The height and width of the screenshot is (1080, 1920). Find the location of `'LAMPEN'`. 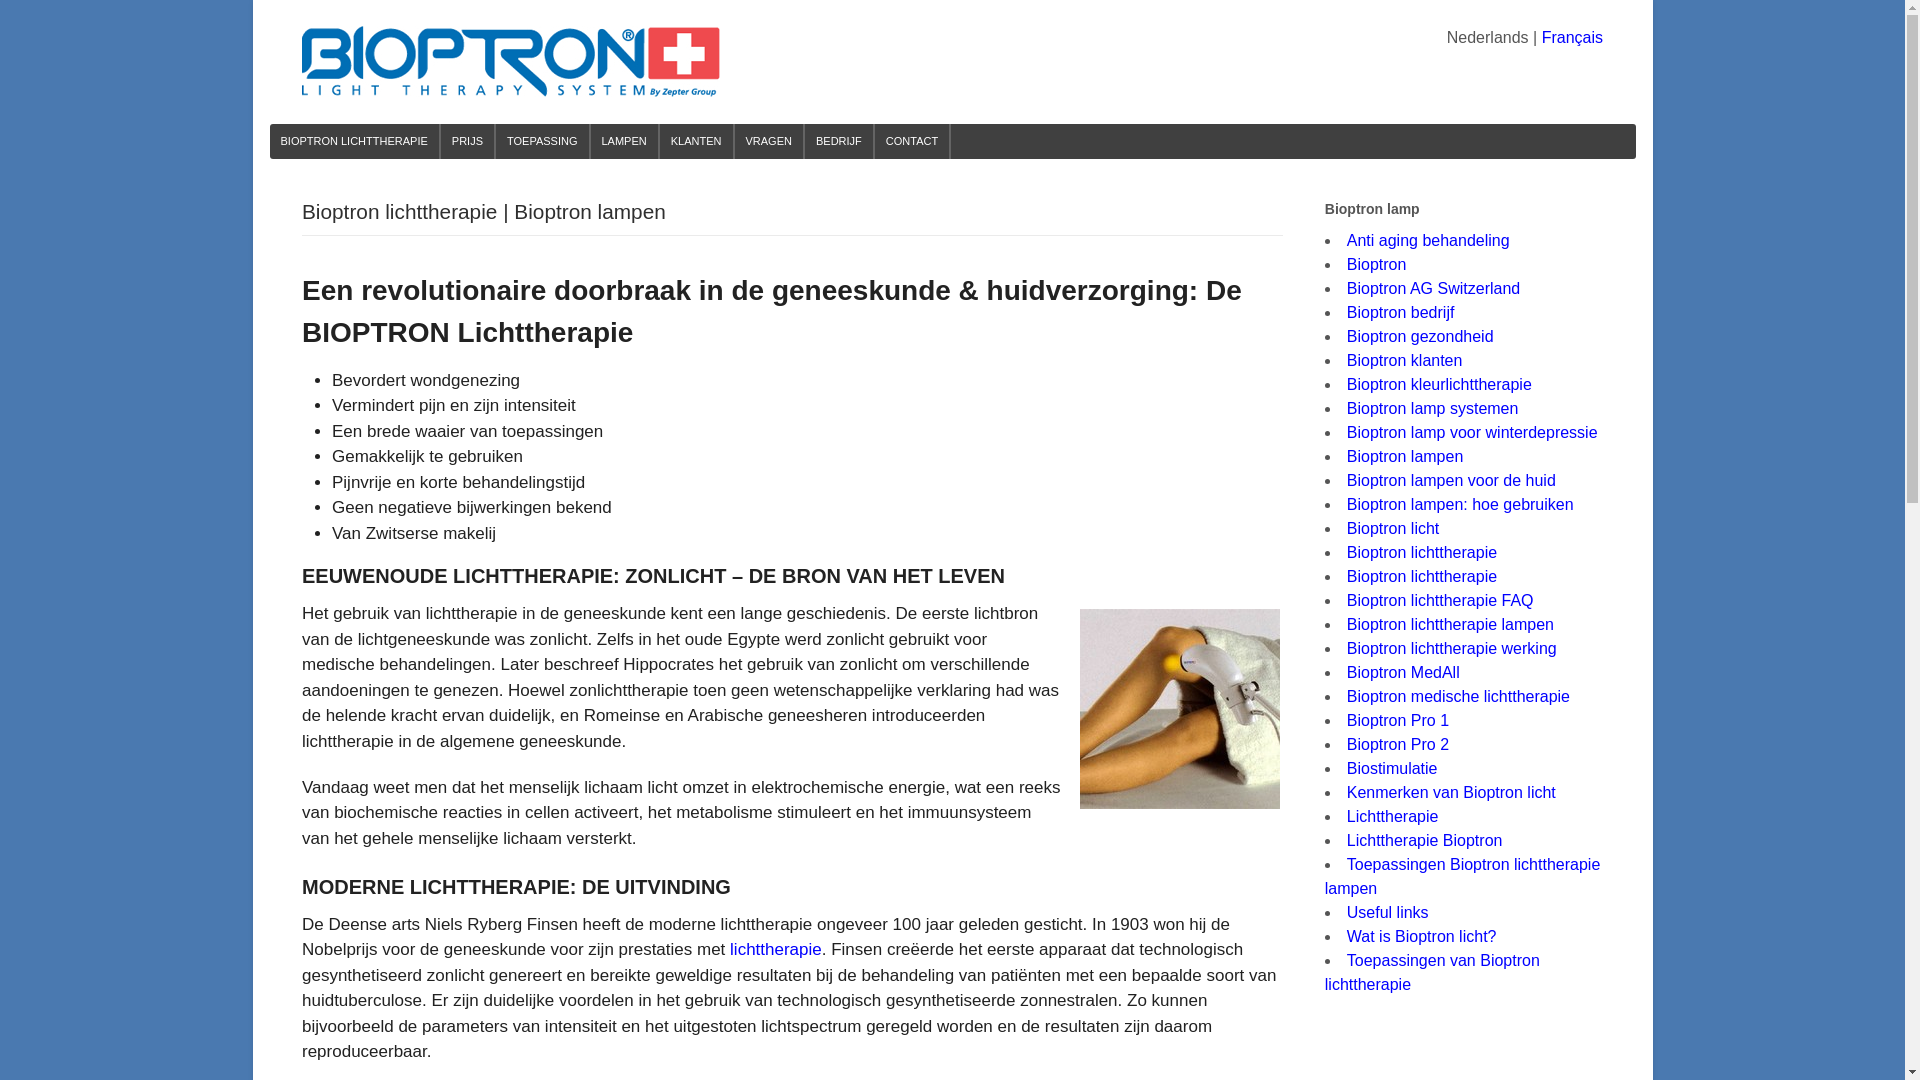

'LAMPEN' is located at coordinates (622, 140).